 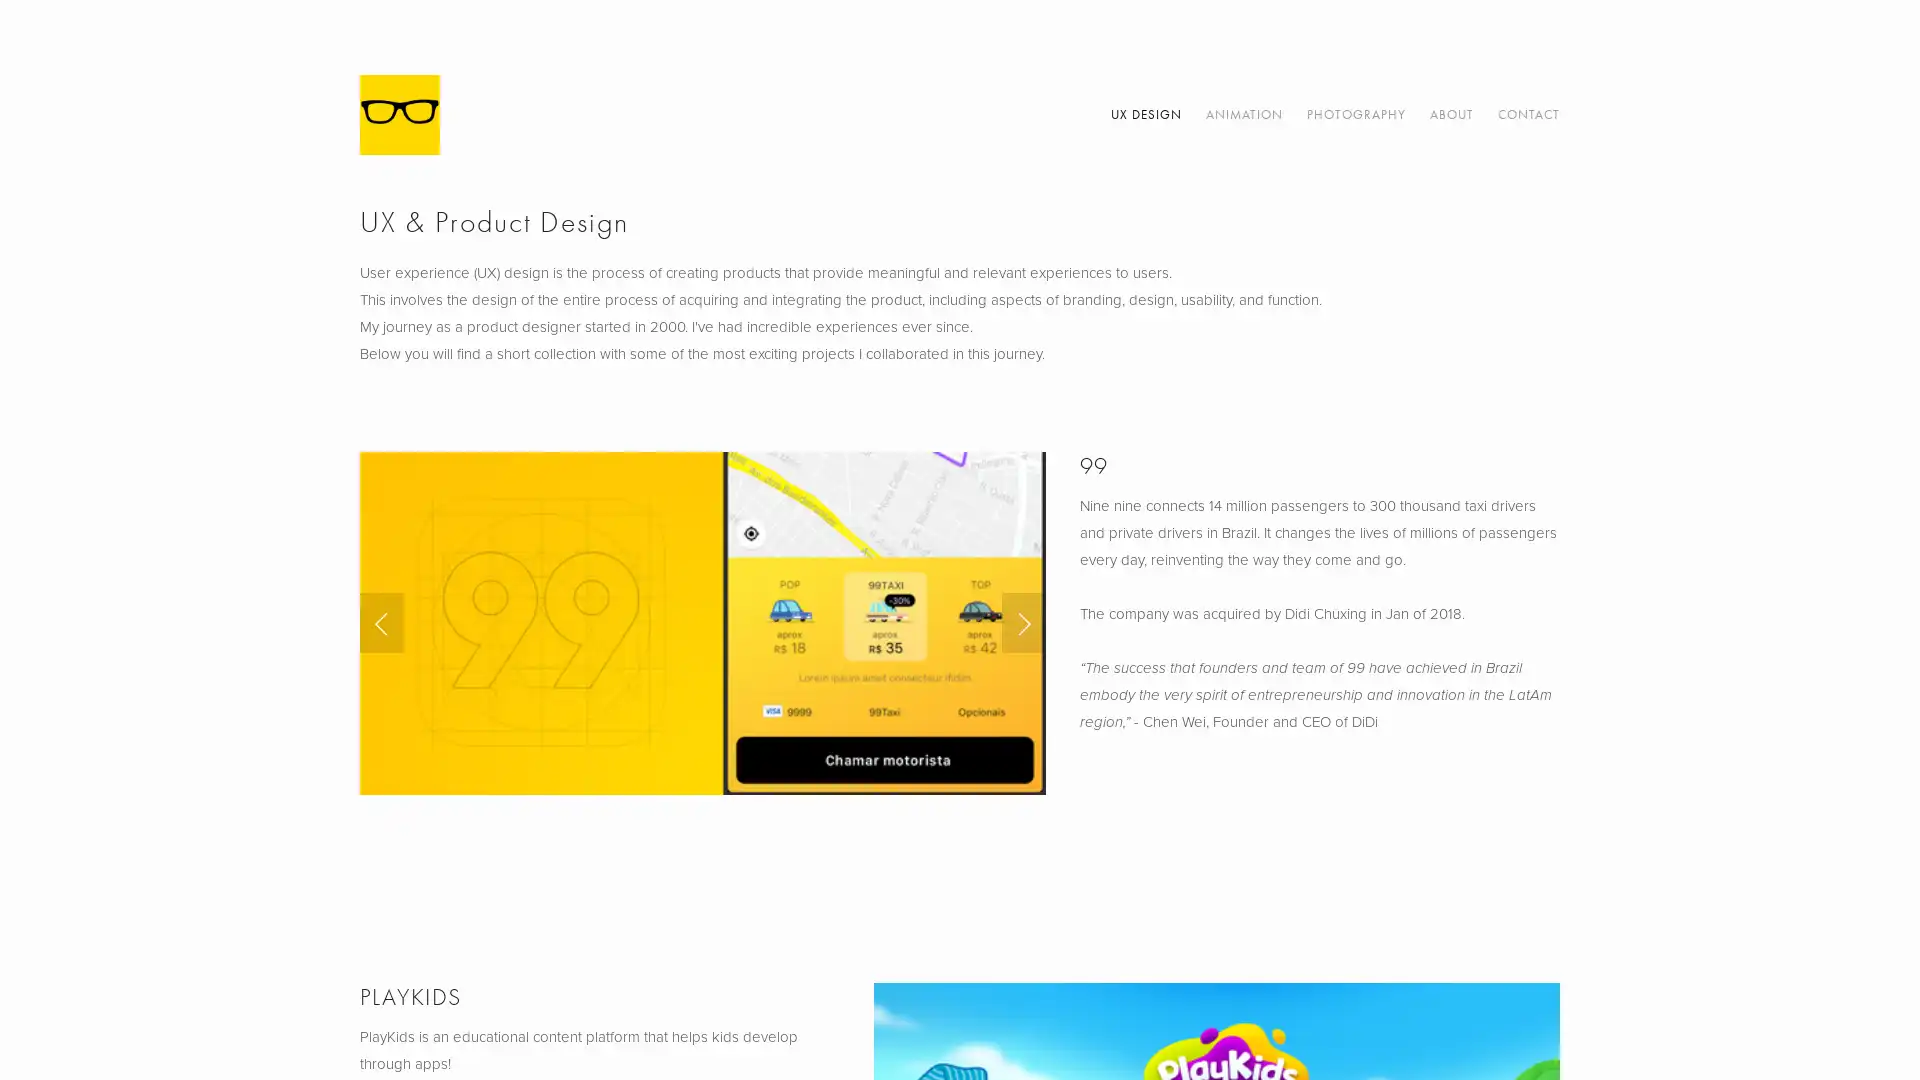 I want to click on Next Slide, so click(x=1022, y=622).